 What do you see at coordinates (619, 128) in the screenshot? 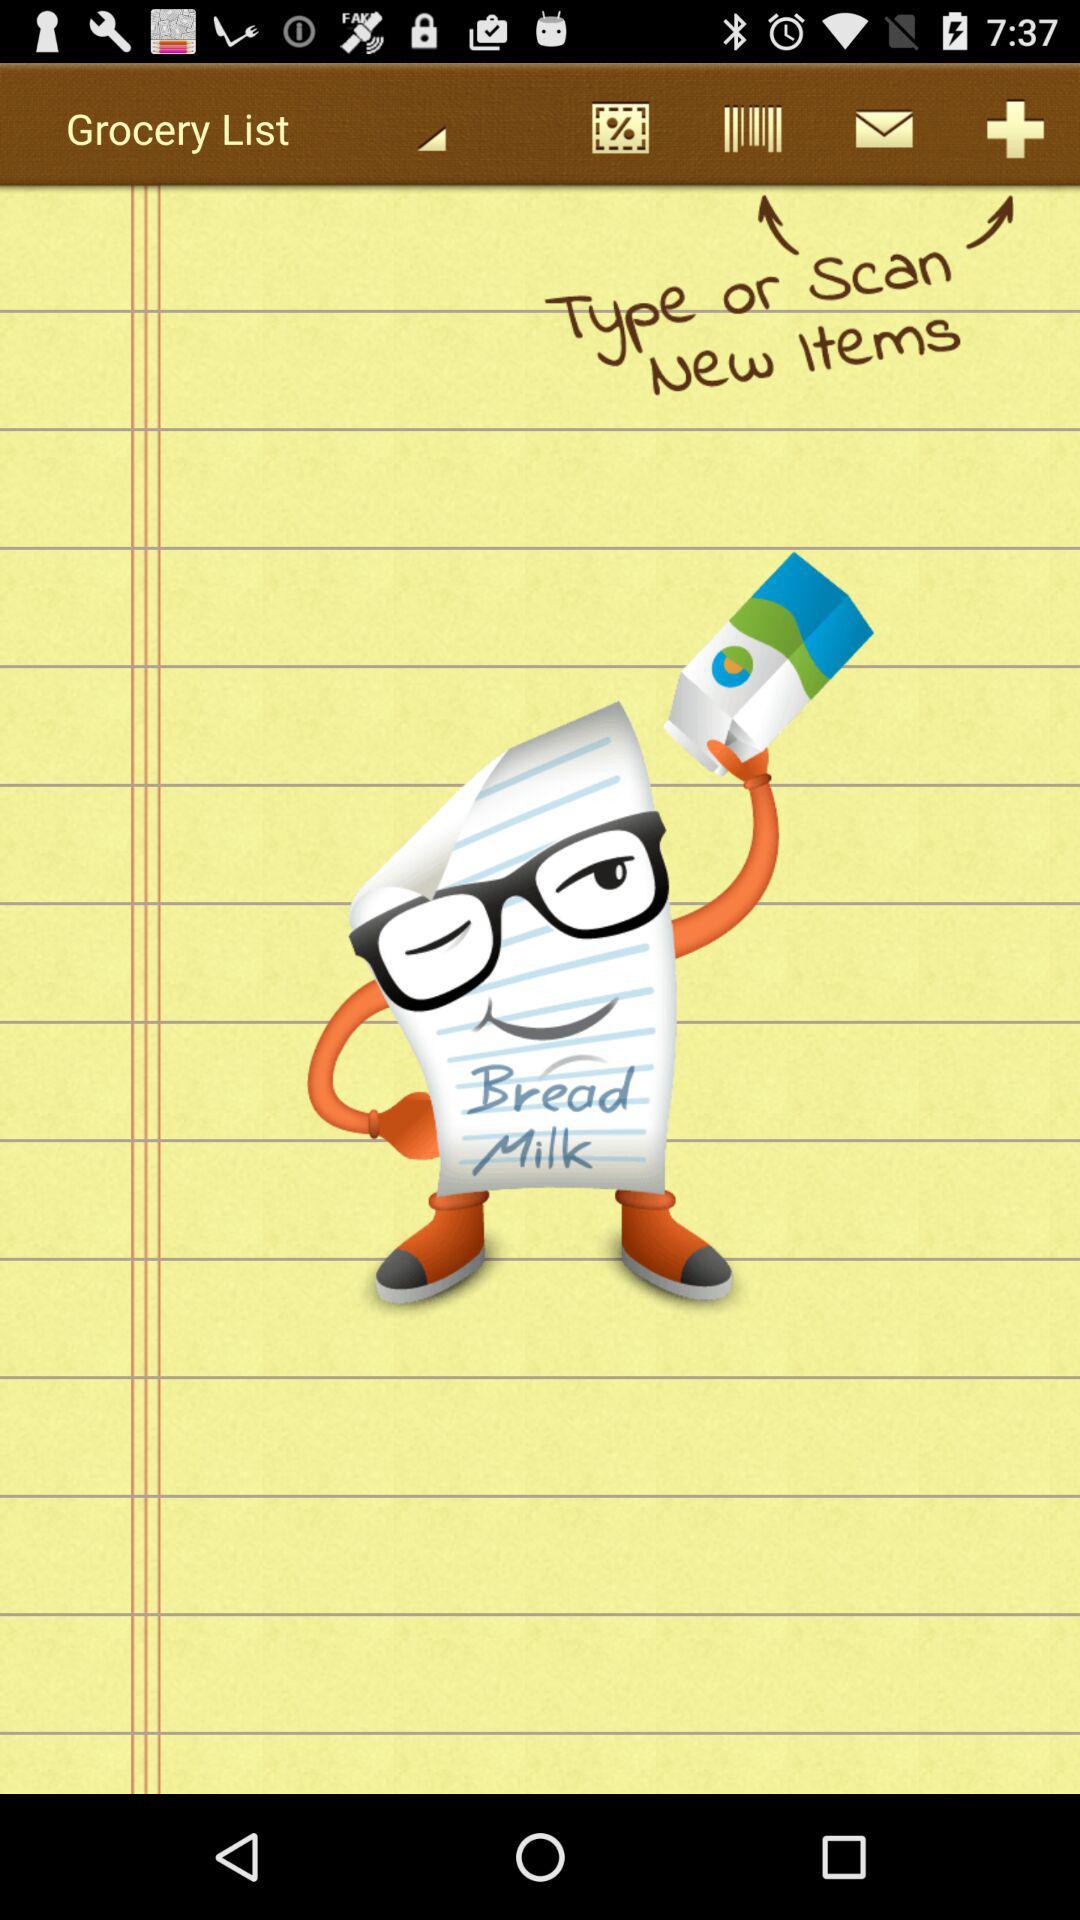
I see `percentage icon` at bounding box center [619, 128].